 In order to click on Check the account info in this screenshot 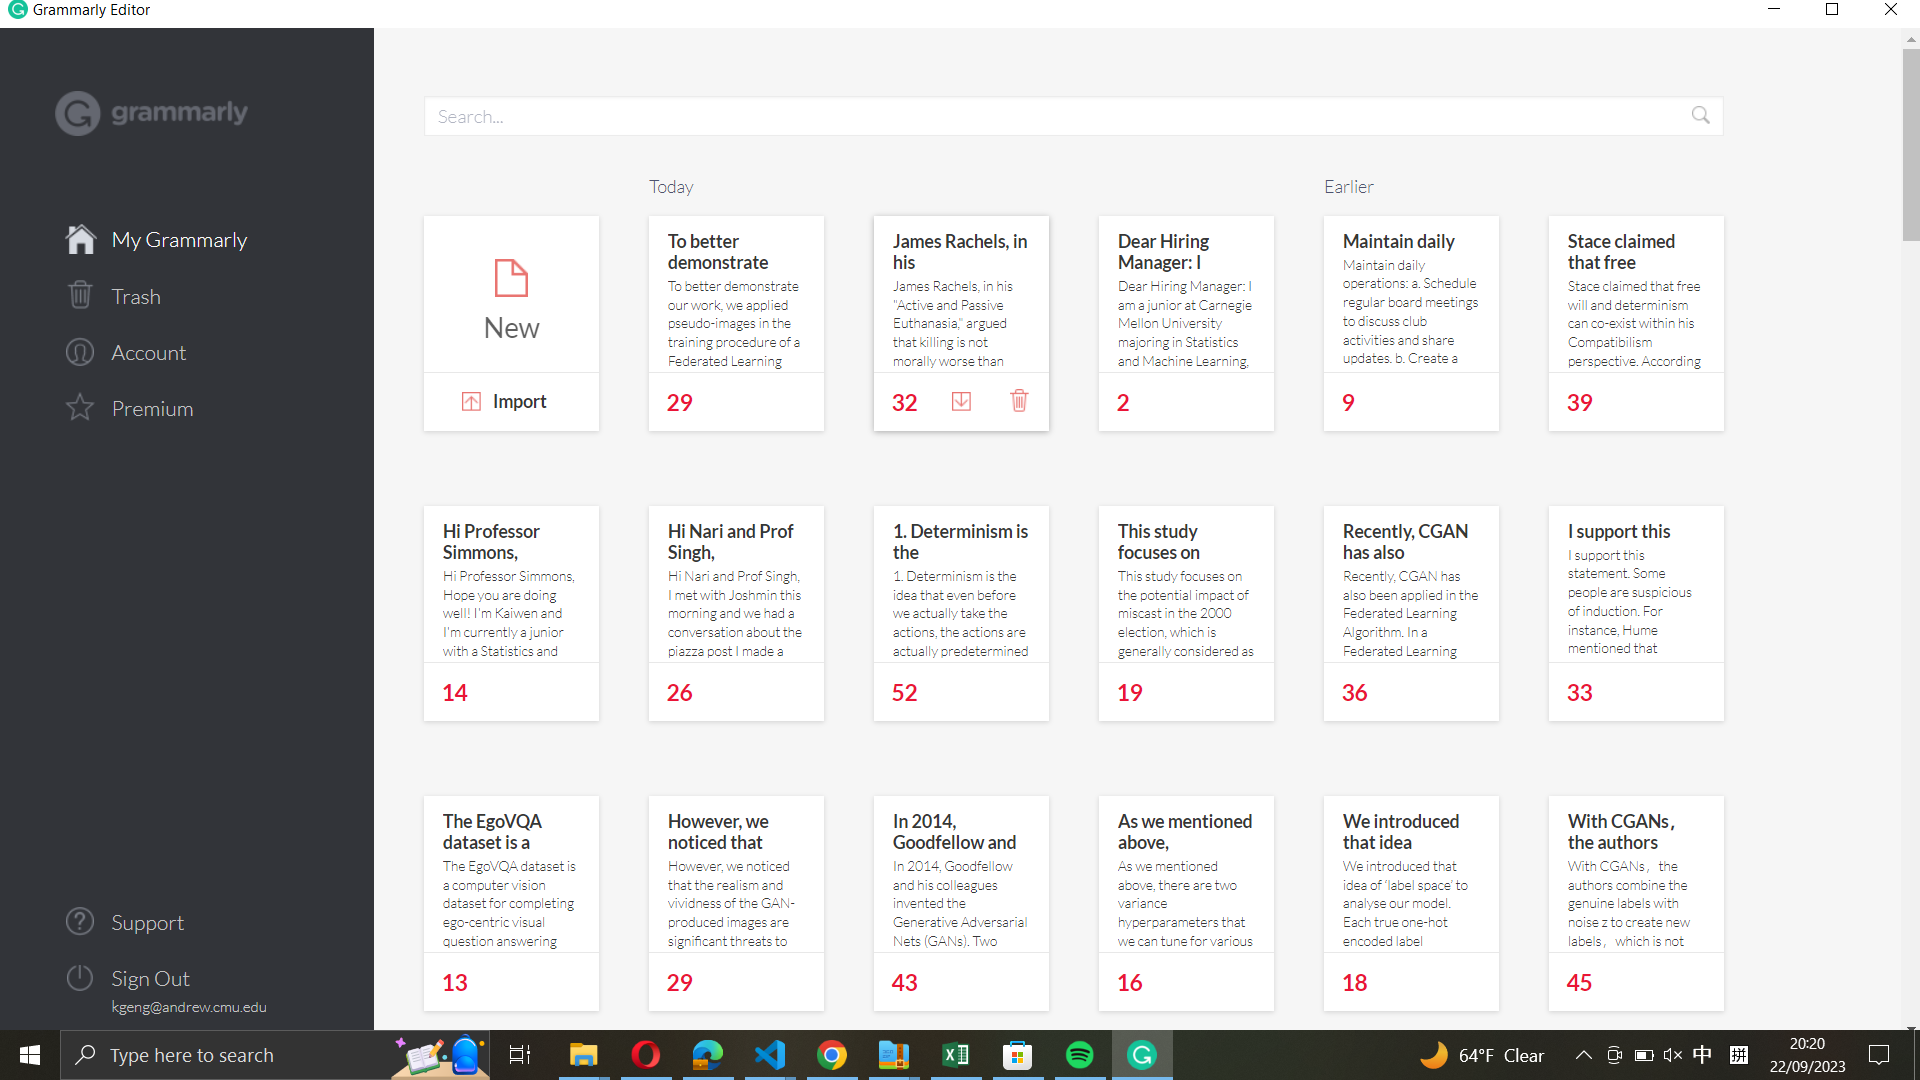, I will do `click(187, 349)`.